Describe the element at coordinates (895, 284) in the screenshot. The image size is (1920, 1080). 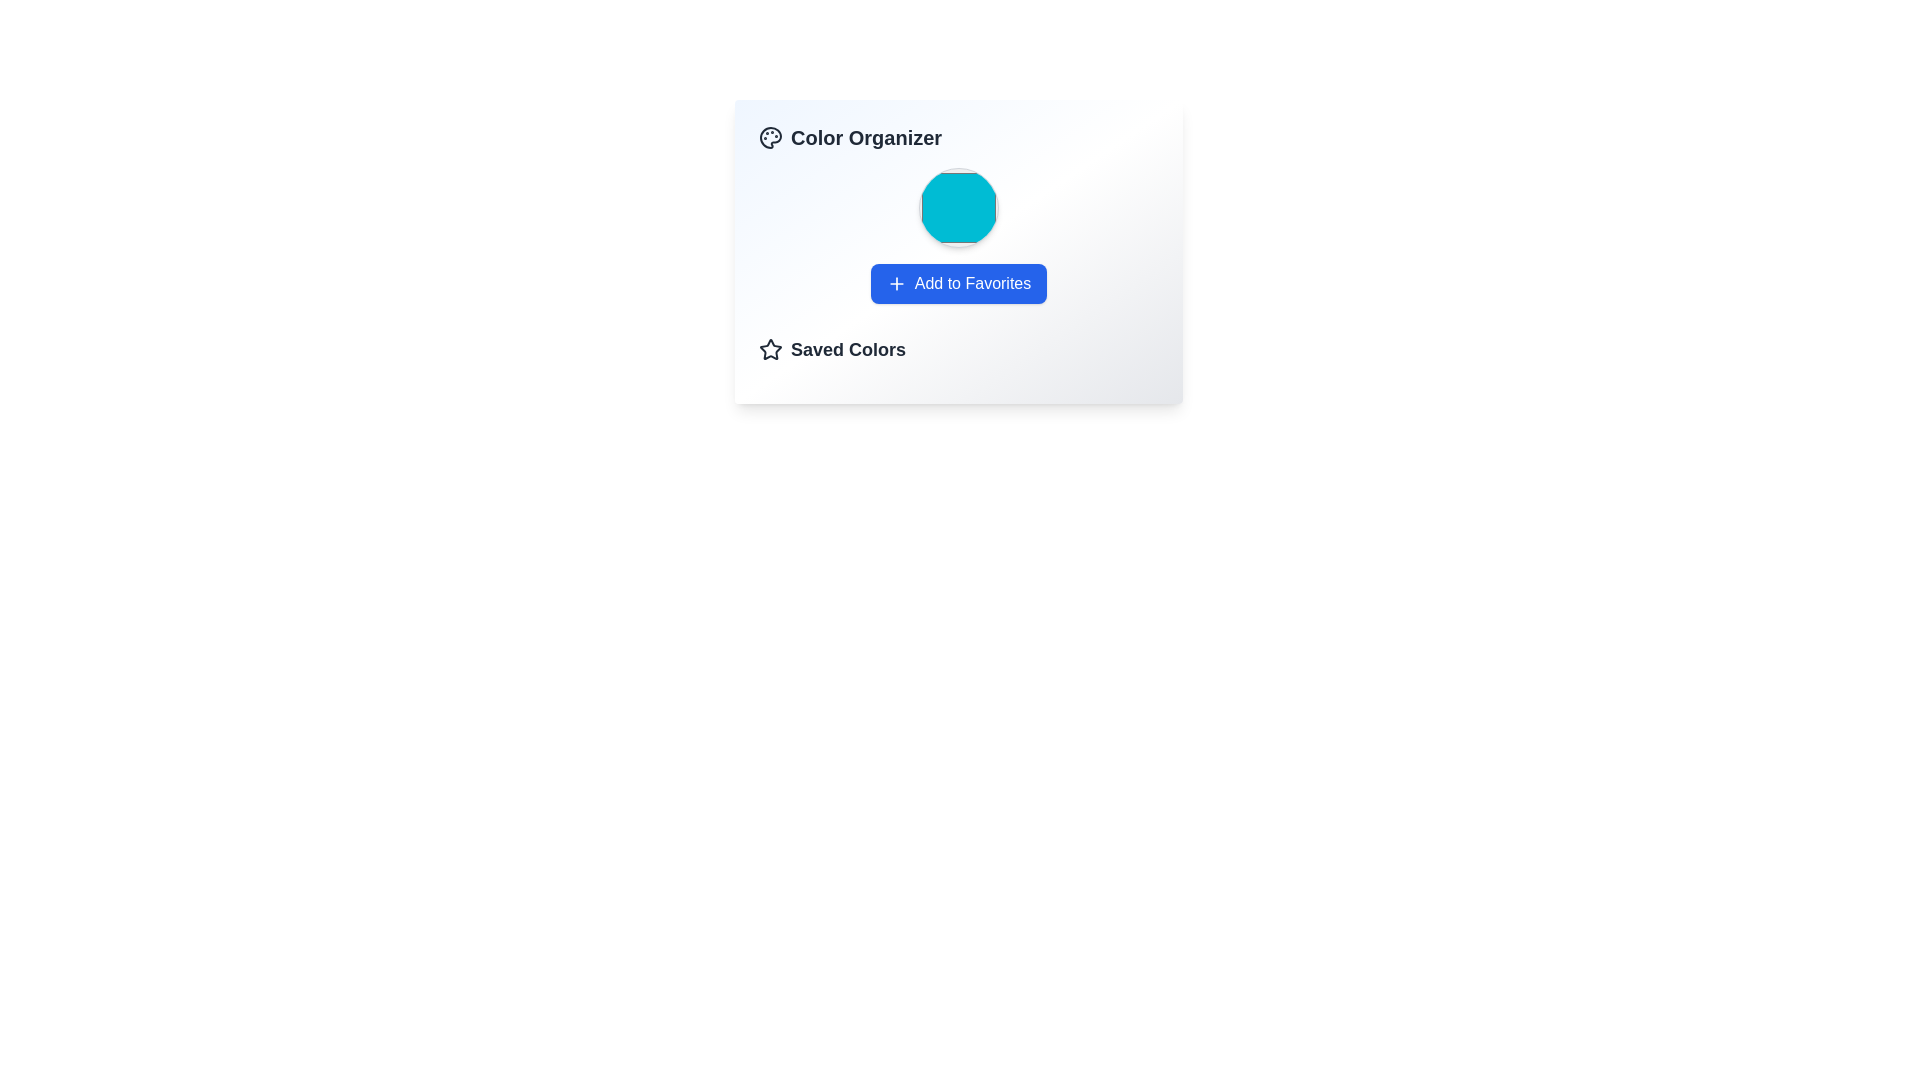
I see `the '+' icon located inside the blue rectangular 'Add to Favorites' button, positioned to the left of the label text` at that location.